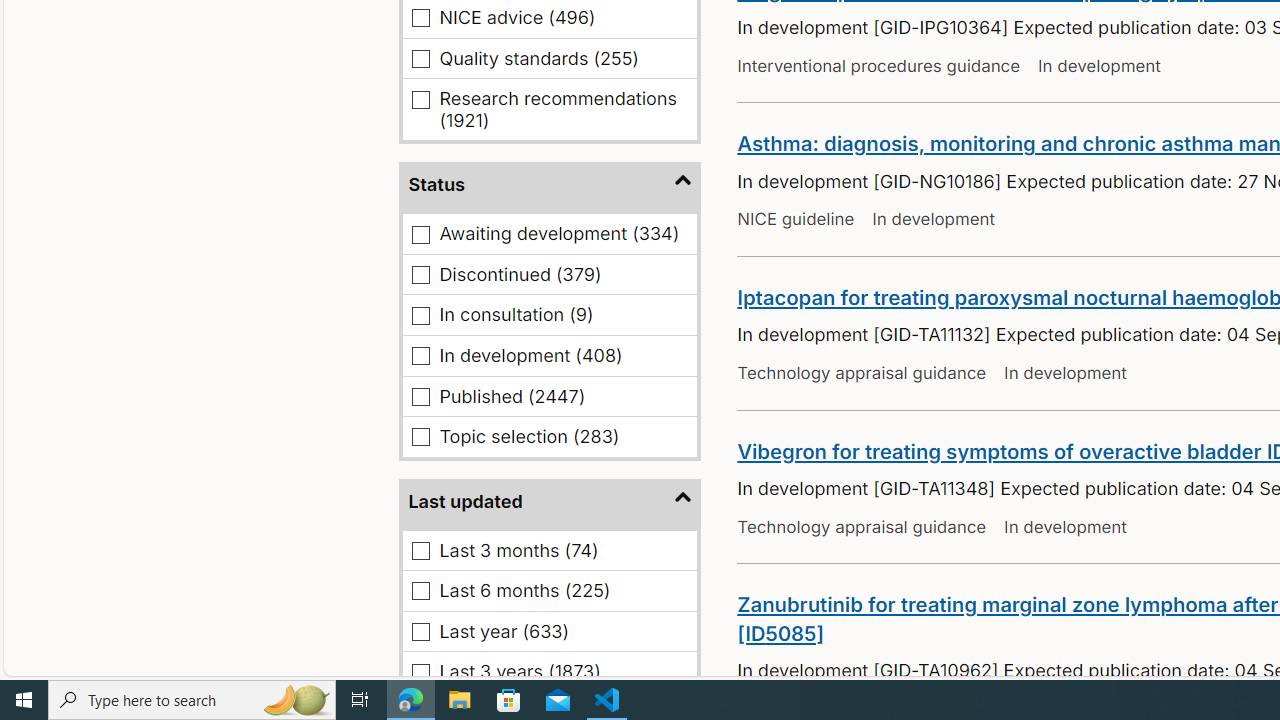 This screenshot has height=720, width=1280. What do you see at coordinates (420, 233) in the screenshot?
I see `'Awaiting development (334)'` at bounding box center [420, 233].